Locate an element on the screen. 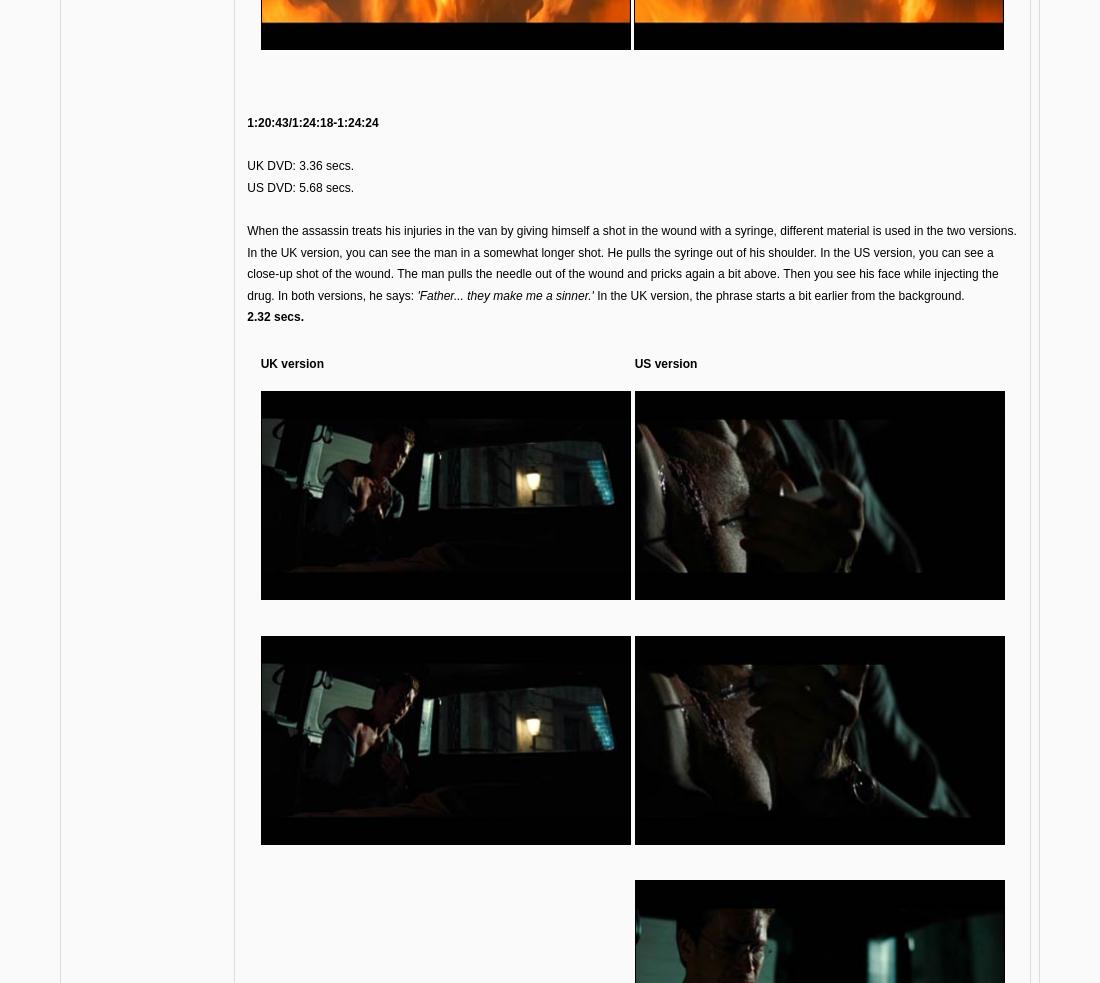 This screenshot has width=1100, height=983. ''Father... they make me a sinner.'' is located at coordinates (505, 294).